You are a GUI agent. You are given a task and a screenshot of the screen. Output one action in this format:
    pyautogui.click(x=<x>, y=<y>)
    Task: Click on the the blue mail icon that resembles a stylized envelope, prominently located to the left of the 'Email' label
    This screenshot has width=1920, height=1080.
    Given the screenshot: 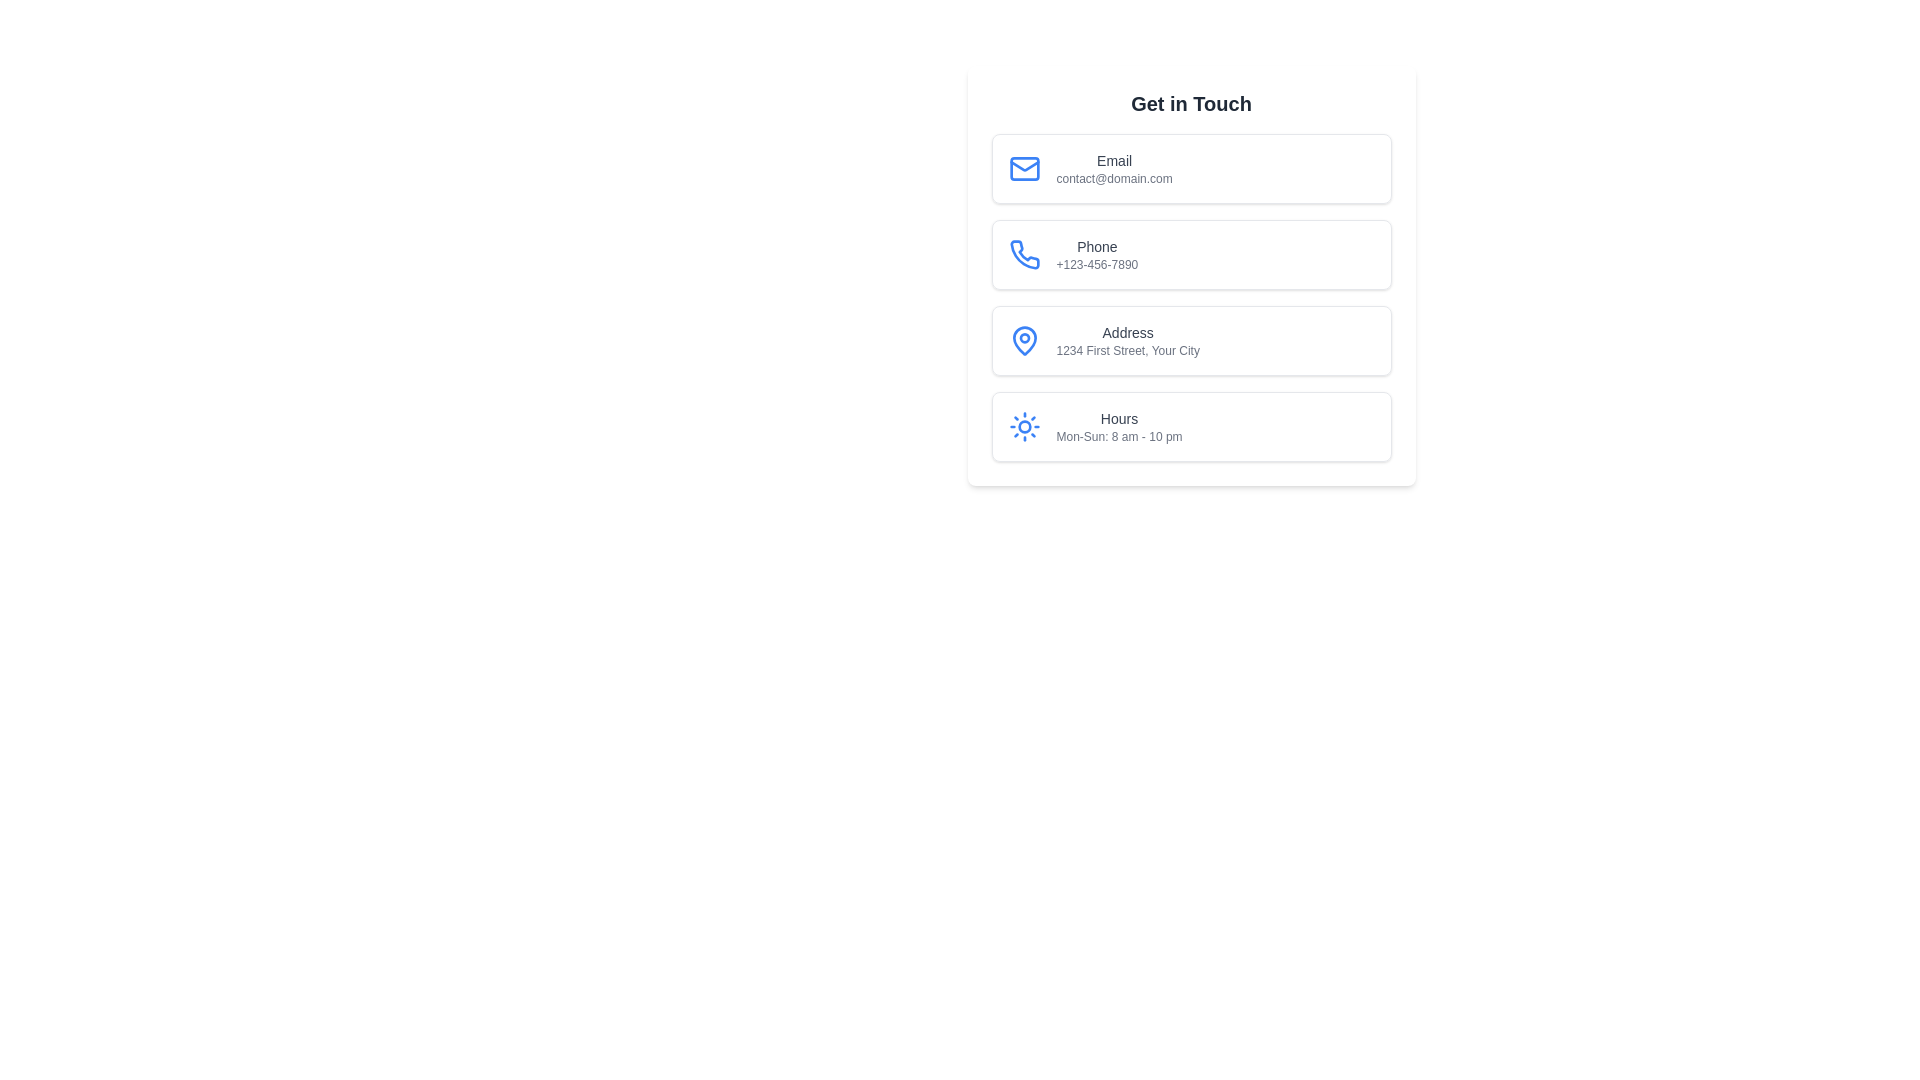 What is the action you would take?
    pyautogui.click(x=1024, y=168)
    